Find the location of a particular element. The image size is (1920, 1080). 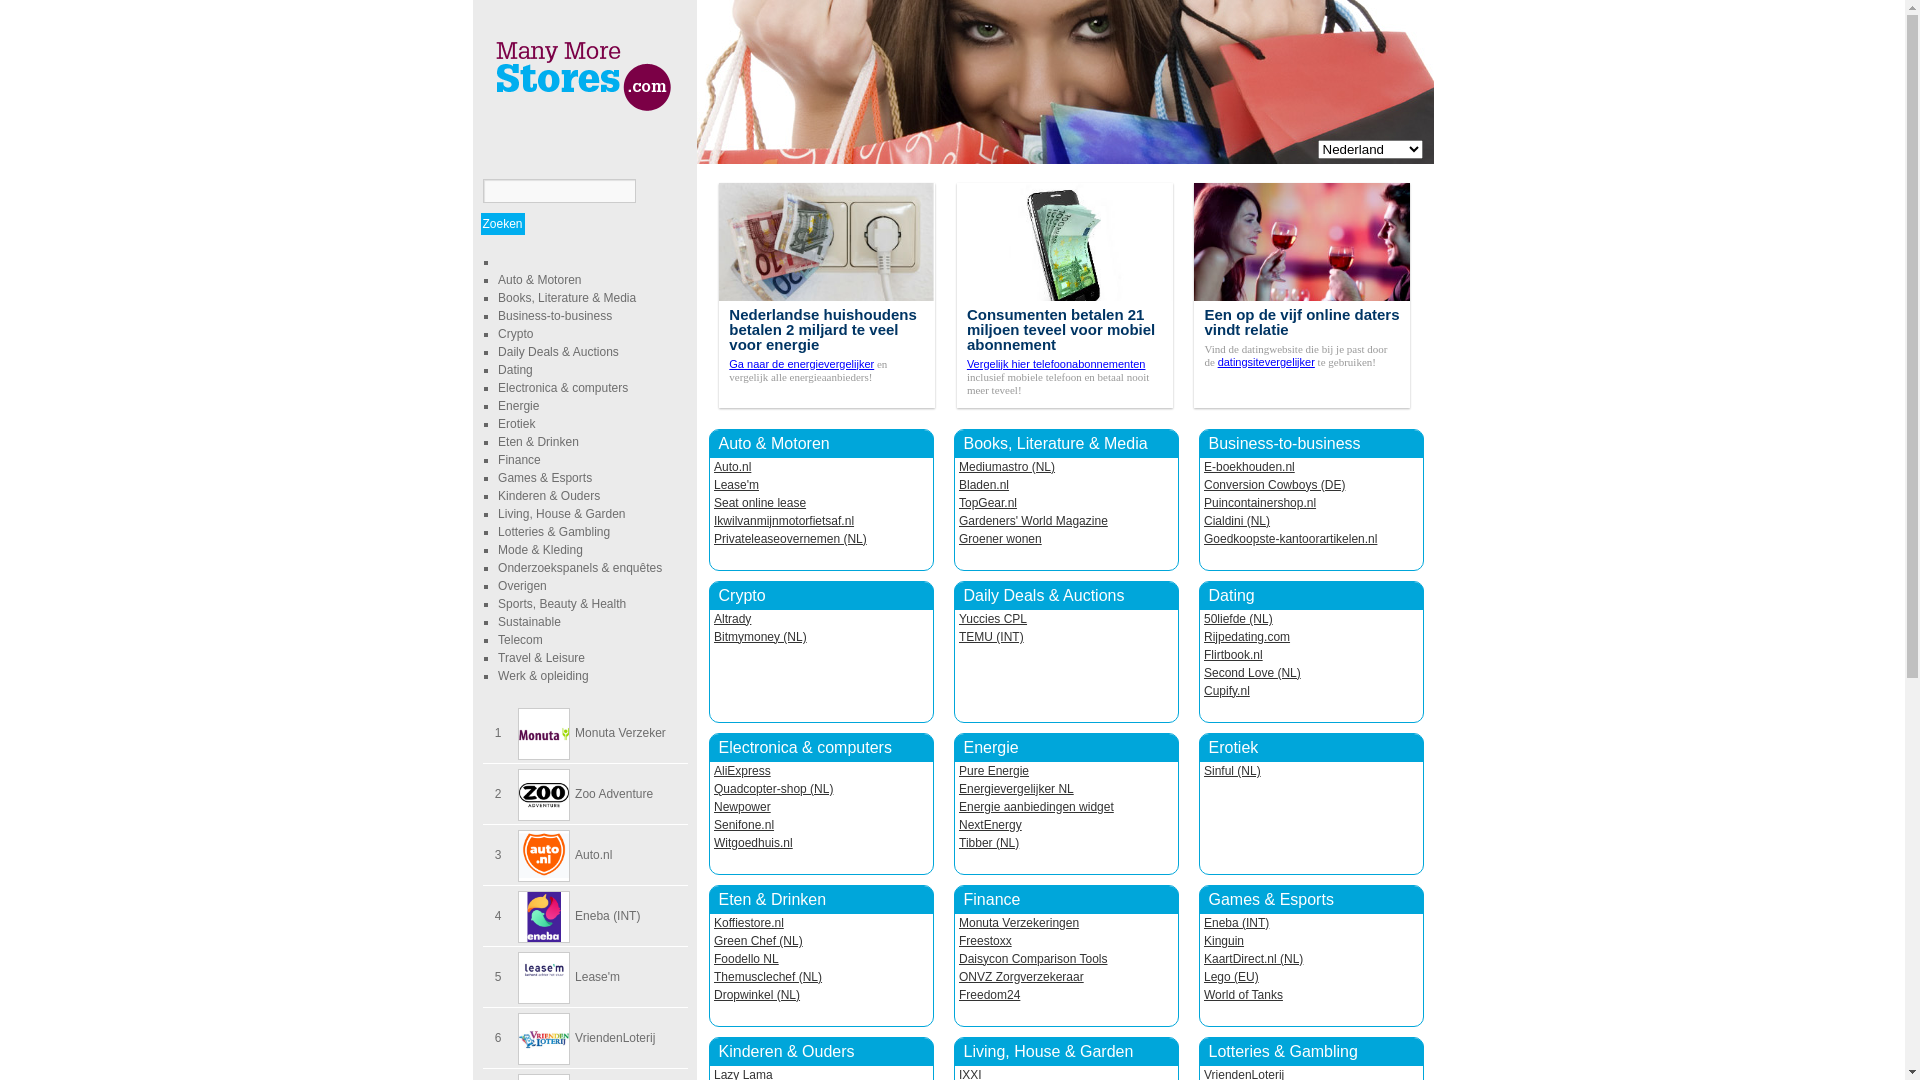

'Tibber (NL)' is located at coordinates (988, 843).